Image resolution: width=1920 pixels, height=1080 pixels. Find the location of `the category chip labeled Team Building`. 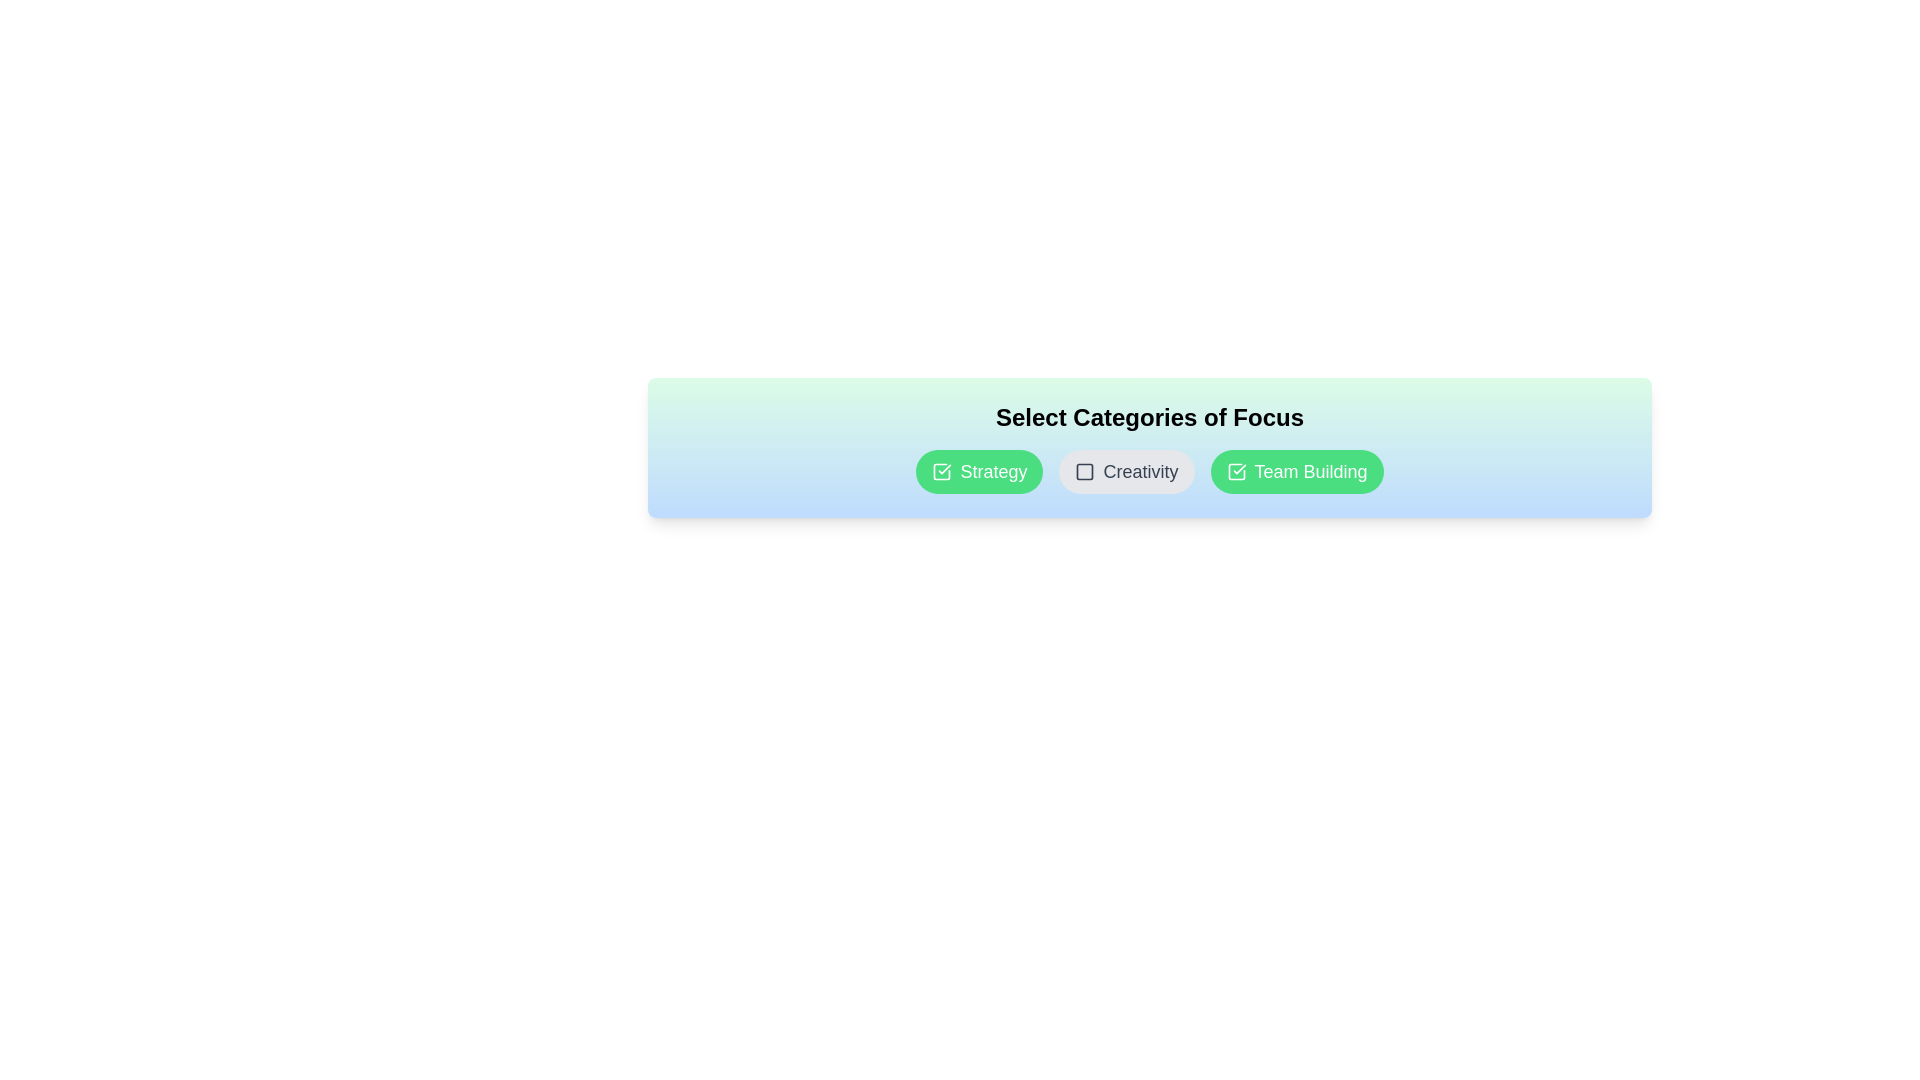

the category chip labeled Team Building is located at coordinates (1296, 471).